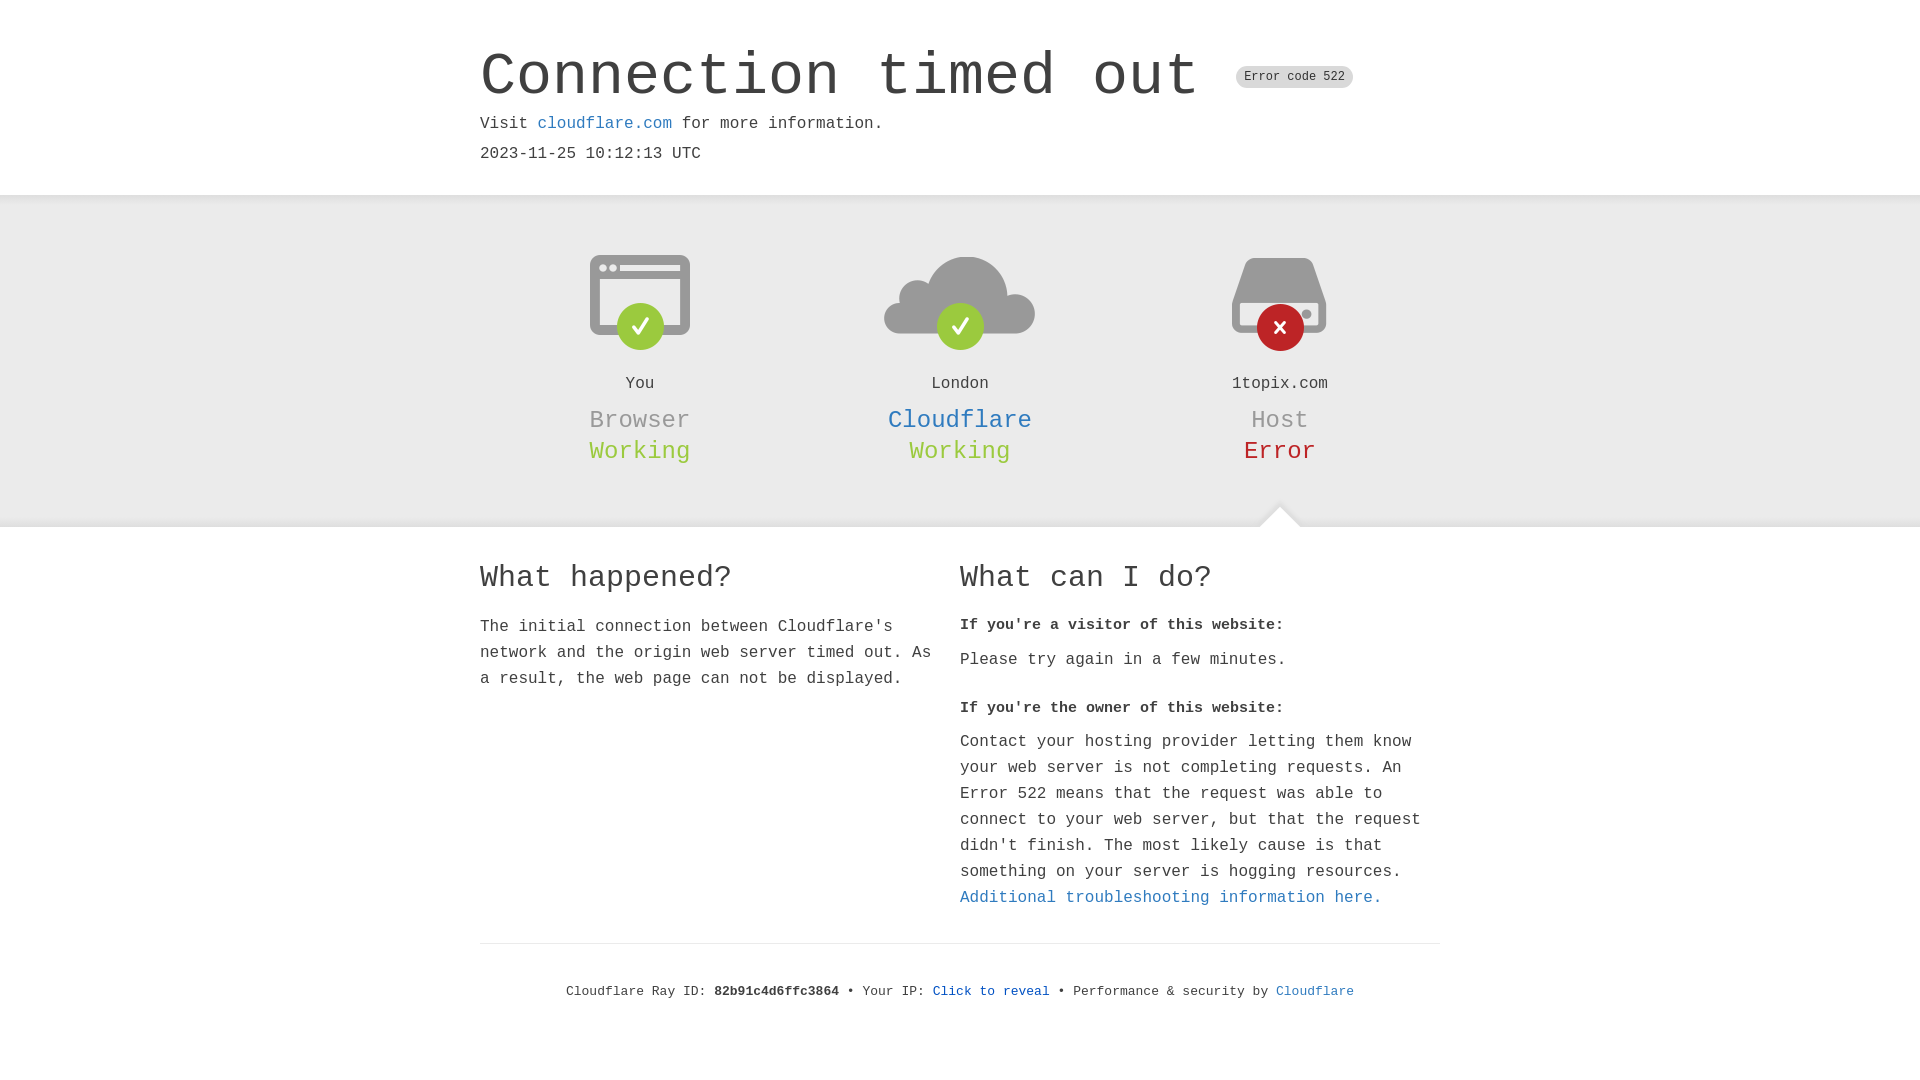 Image resolution: width=1920 pixels, height=1080 pixels. I want to click on 'Cloudflare', so click(960, 419).